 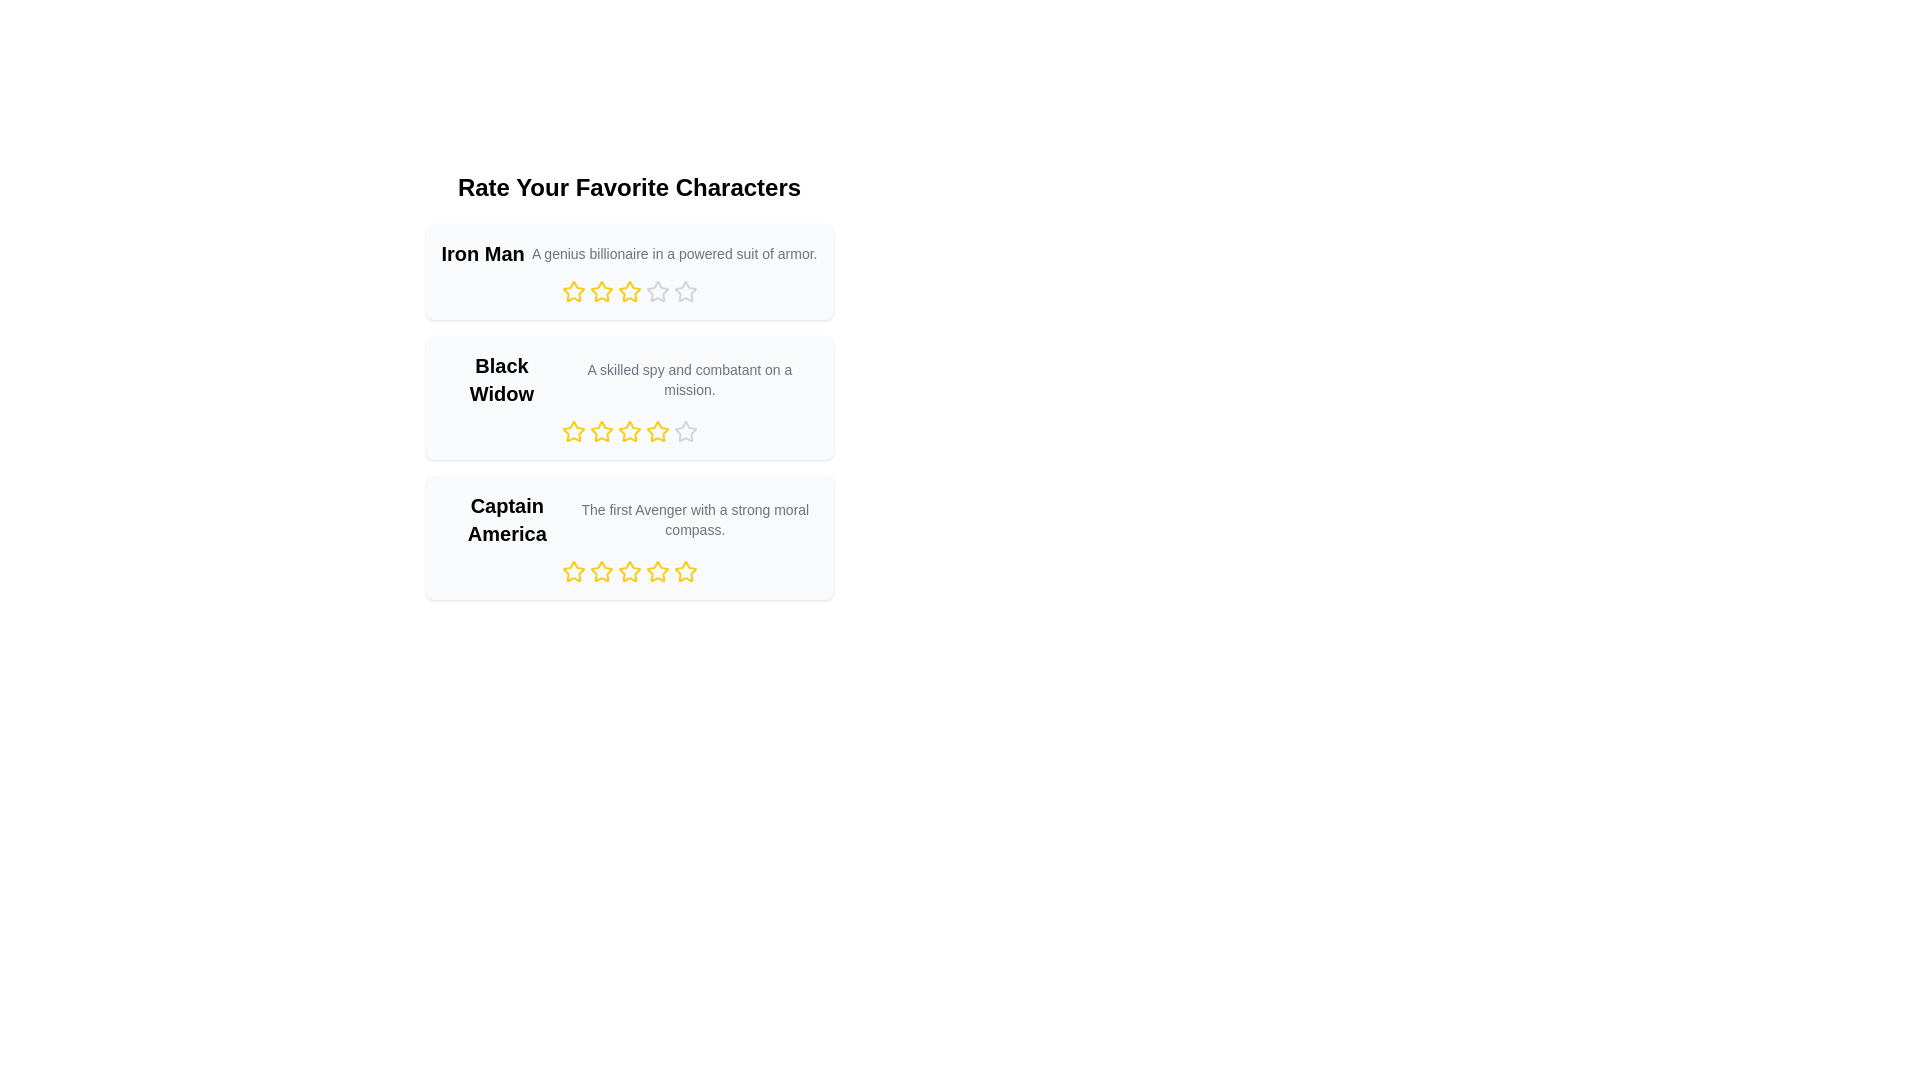 What do you see at coordinates (572, 292) in the screenshot?
I see `the second star in the rating system for 'Iron Man'` at bounding box center [572, 292].